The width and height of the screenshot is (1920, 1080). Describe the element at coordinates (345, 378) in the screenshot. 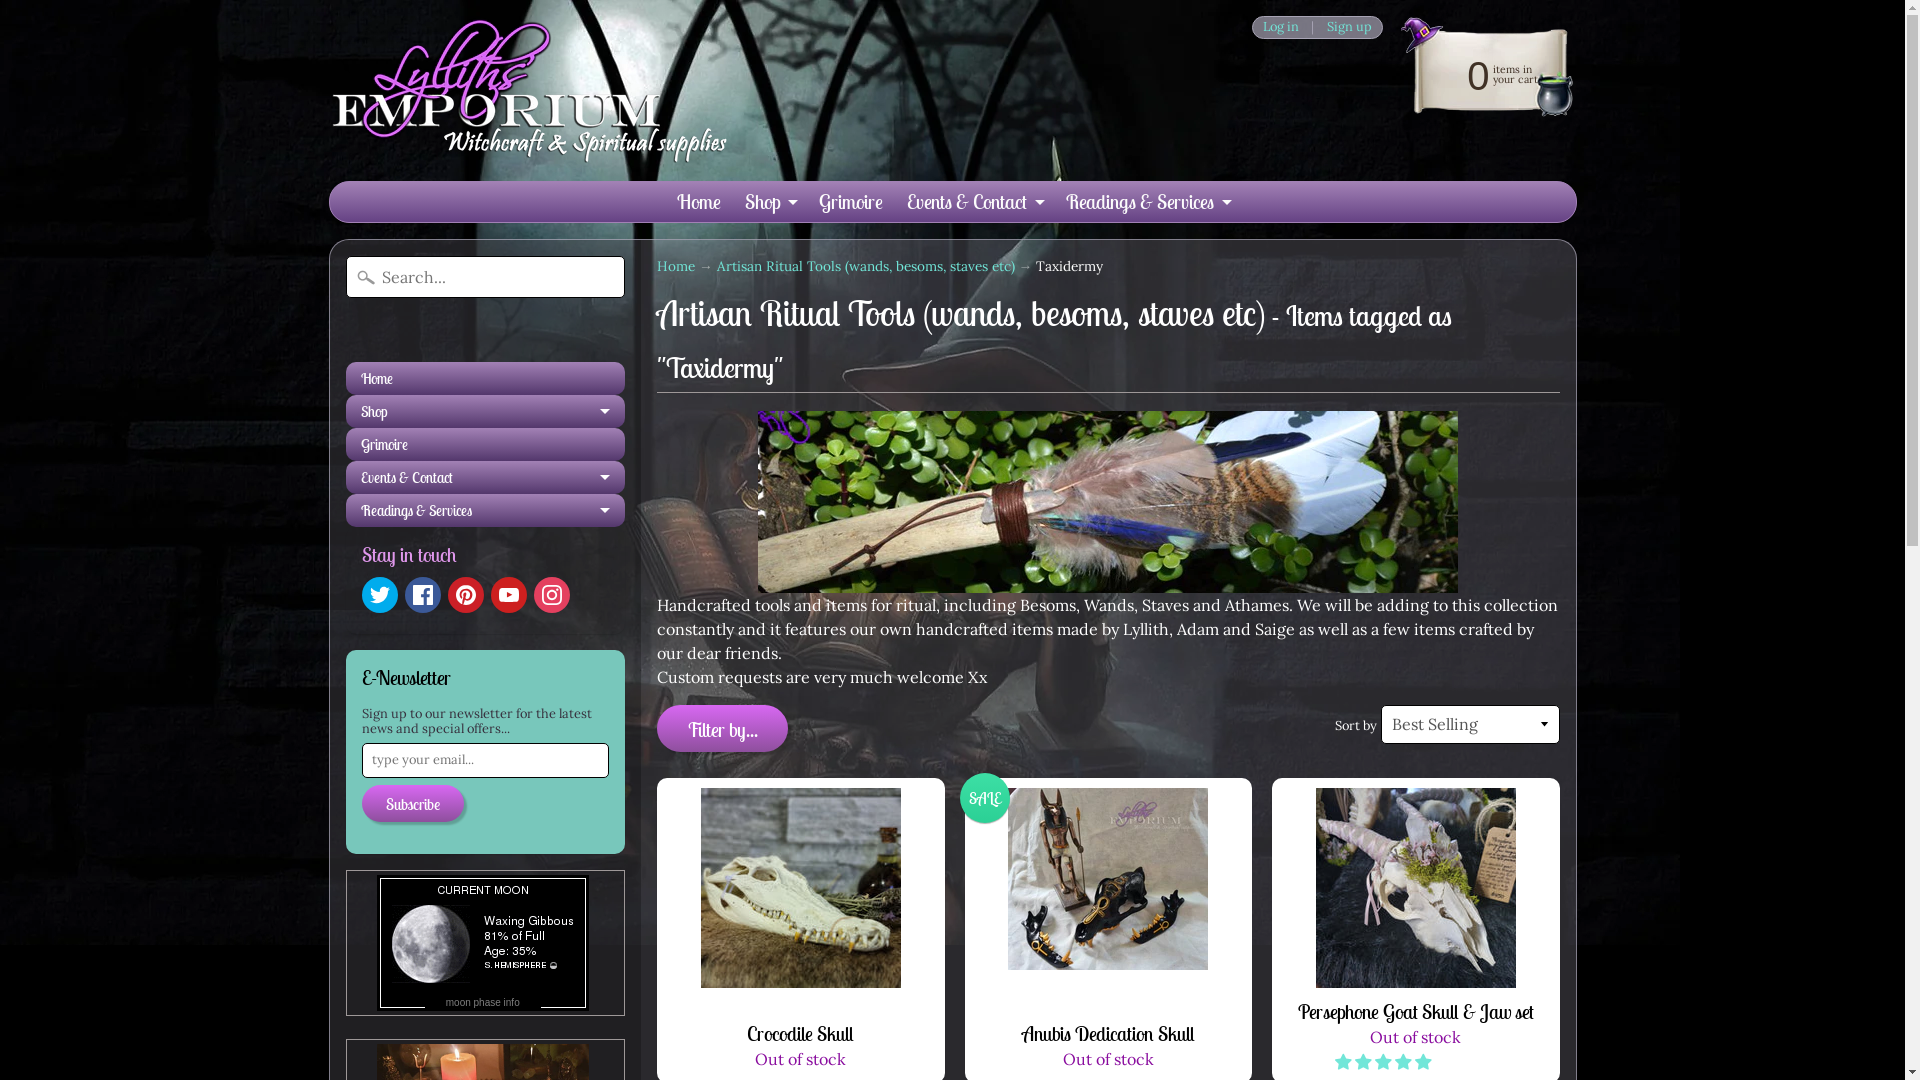

I see `'Home'` at that location.